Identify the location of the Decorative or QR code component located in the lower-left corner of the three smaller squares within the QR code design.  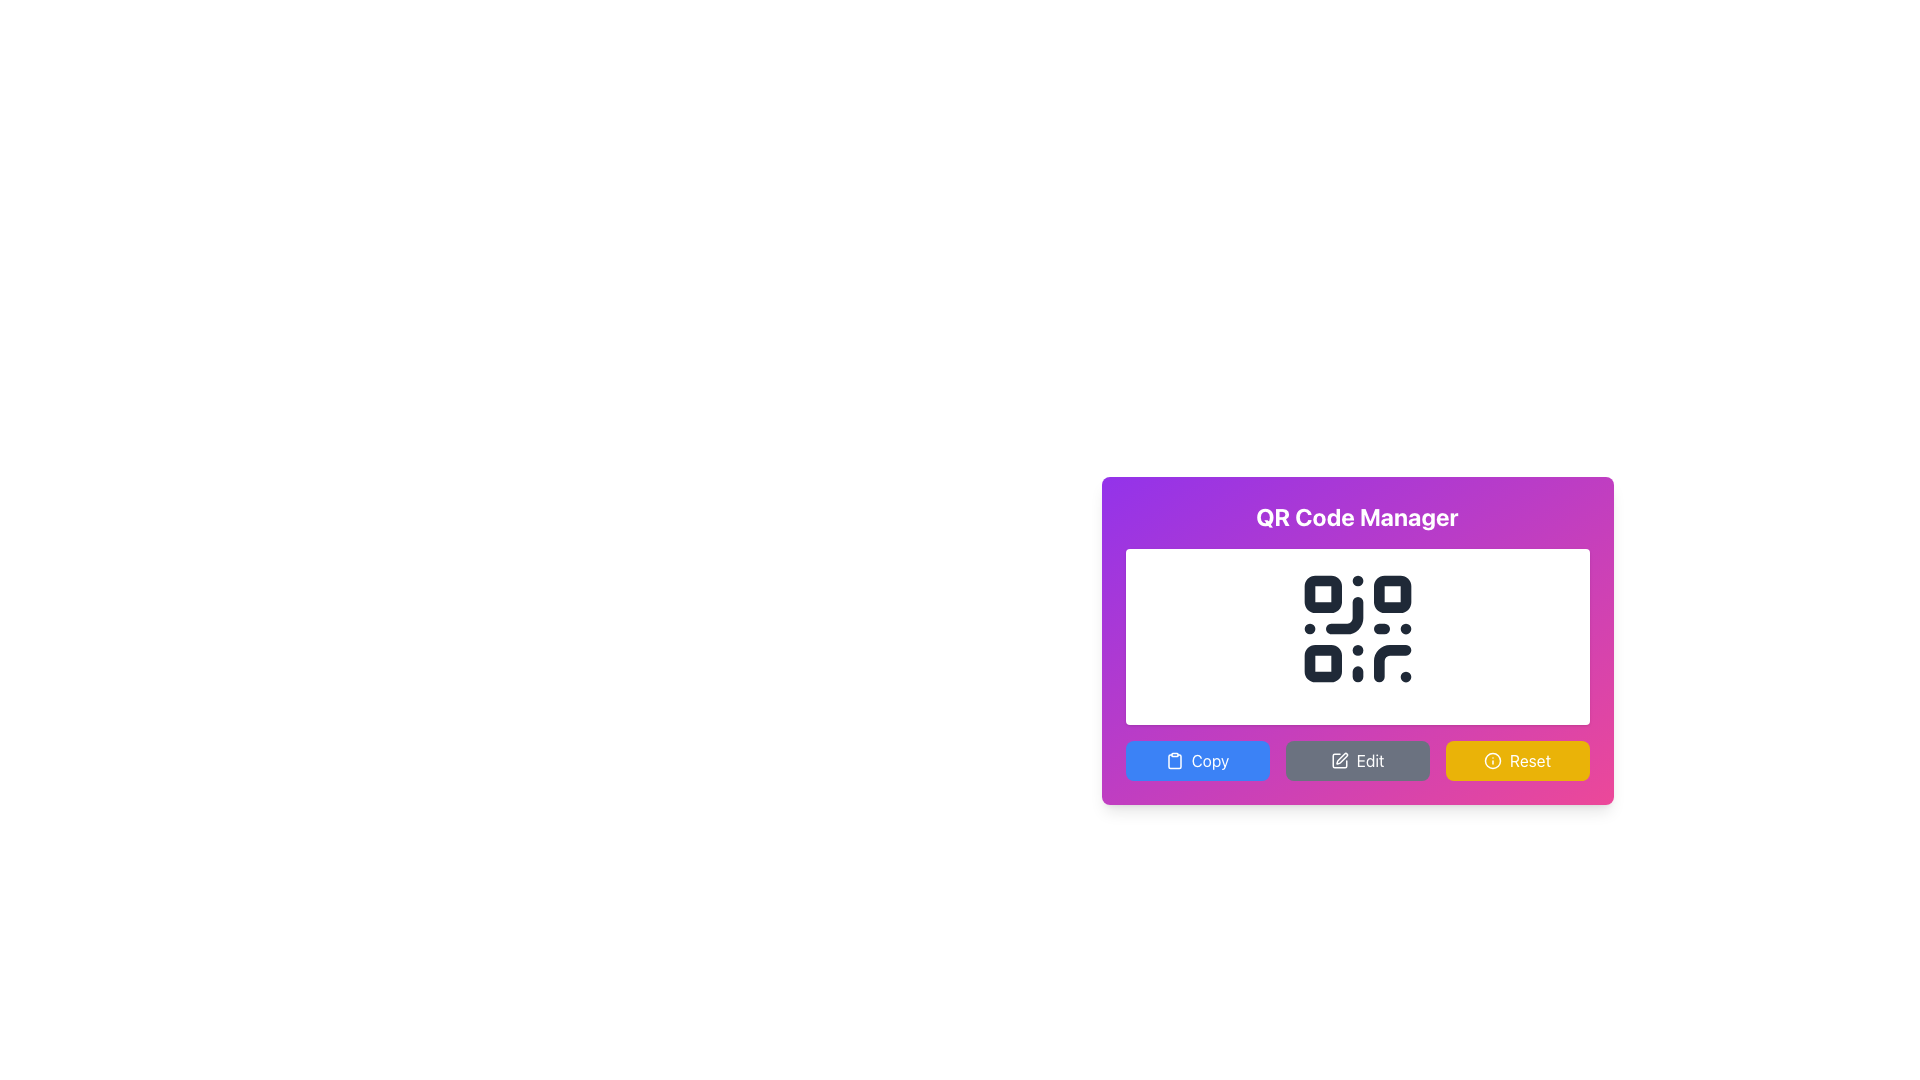
(1322, 663).